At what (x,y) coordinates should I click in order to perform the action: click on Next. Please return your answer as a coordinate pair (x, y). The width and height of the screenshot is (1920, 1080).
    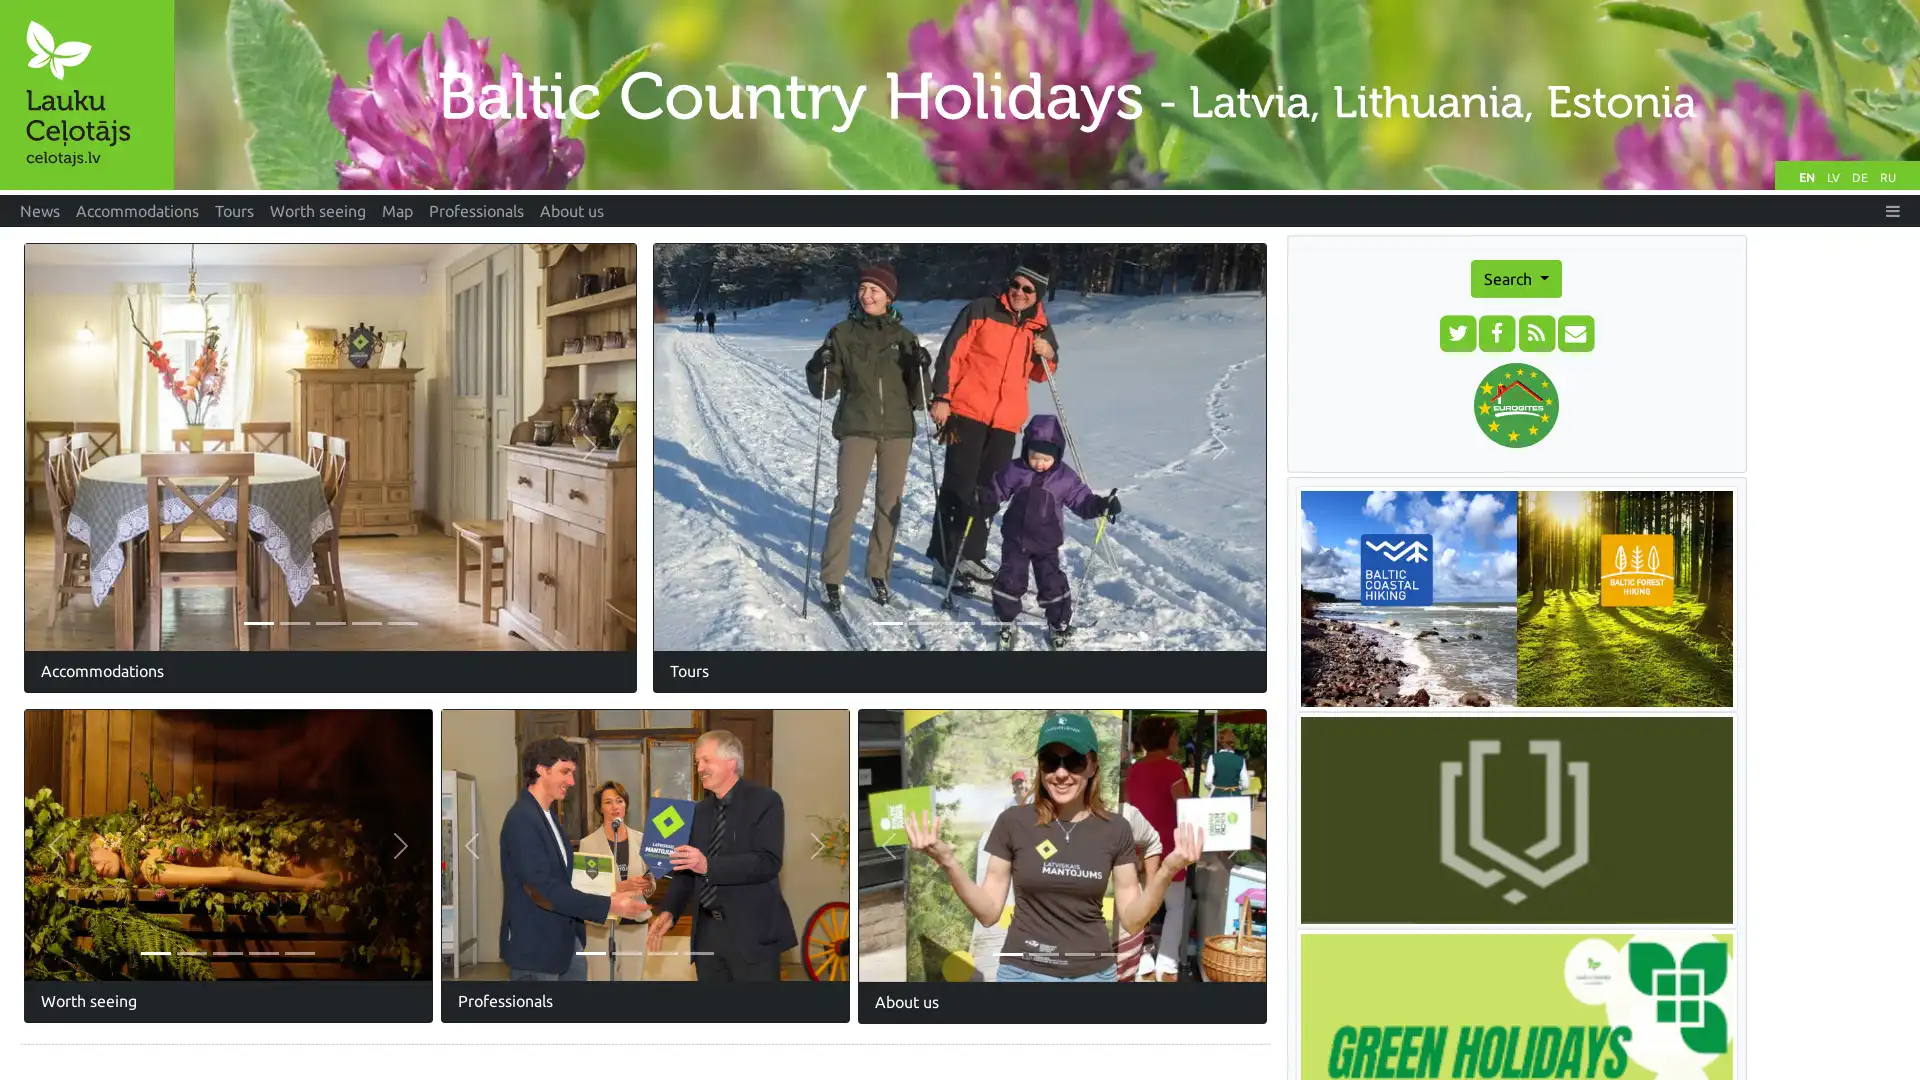
    Looking at the image, I should click on (400, 845).